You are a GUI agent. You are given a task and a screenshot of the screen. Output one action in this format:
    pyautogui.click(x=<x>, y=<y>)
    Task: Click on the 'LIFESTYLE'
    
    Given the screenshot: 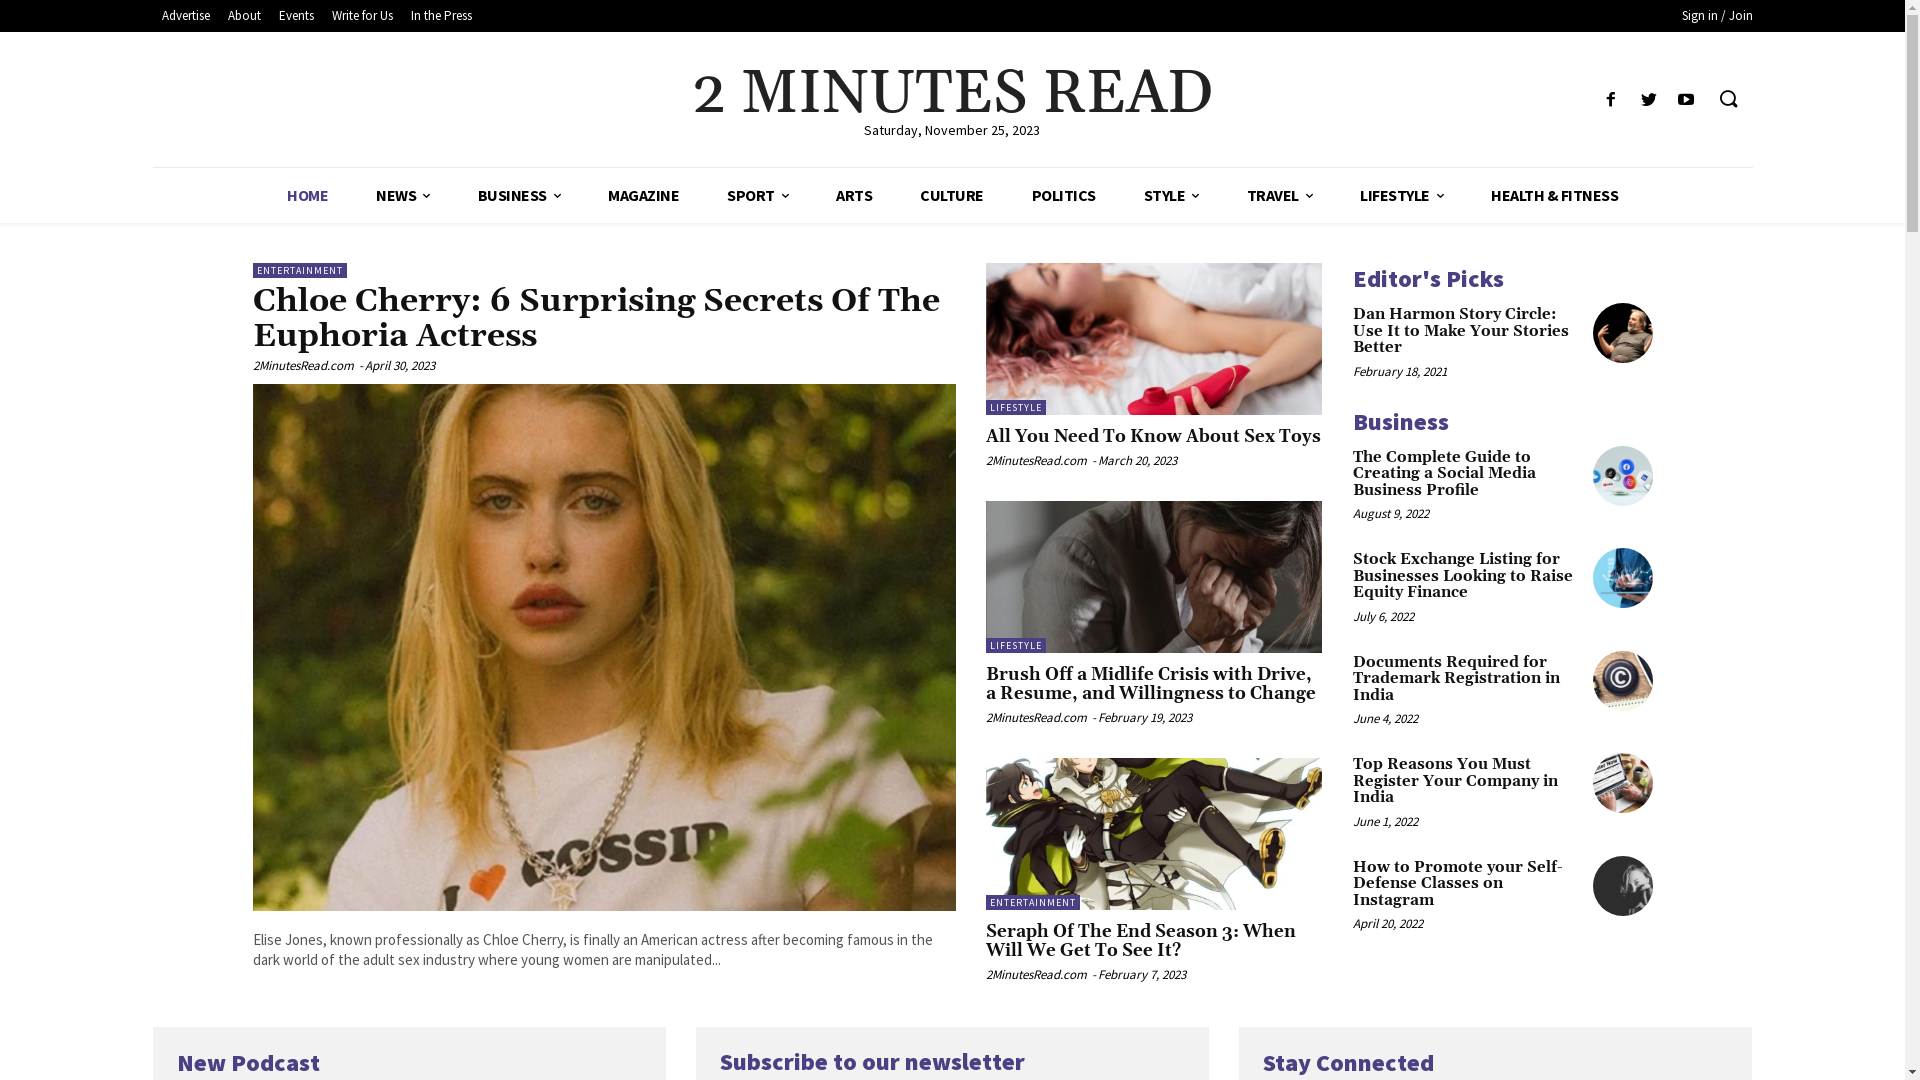 What is the action you would take?
    pyautogui.click(x=1400, y=195)
    